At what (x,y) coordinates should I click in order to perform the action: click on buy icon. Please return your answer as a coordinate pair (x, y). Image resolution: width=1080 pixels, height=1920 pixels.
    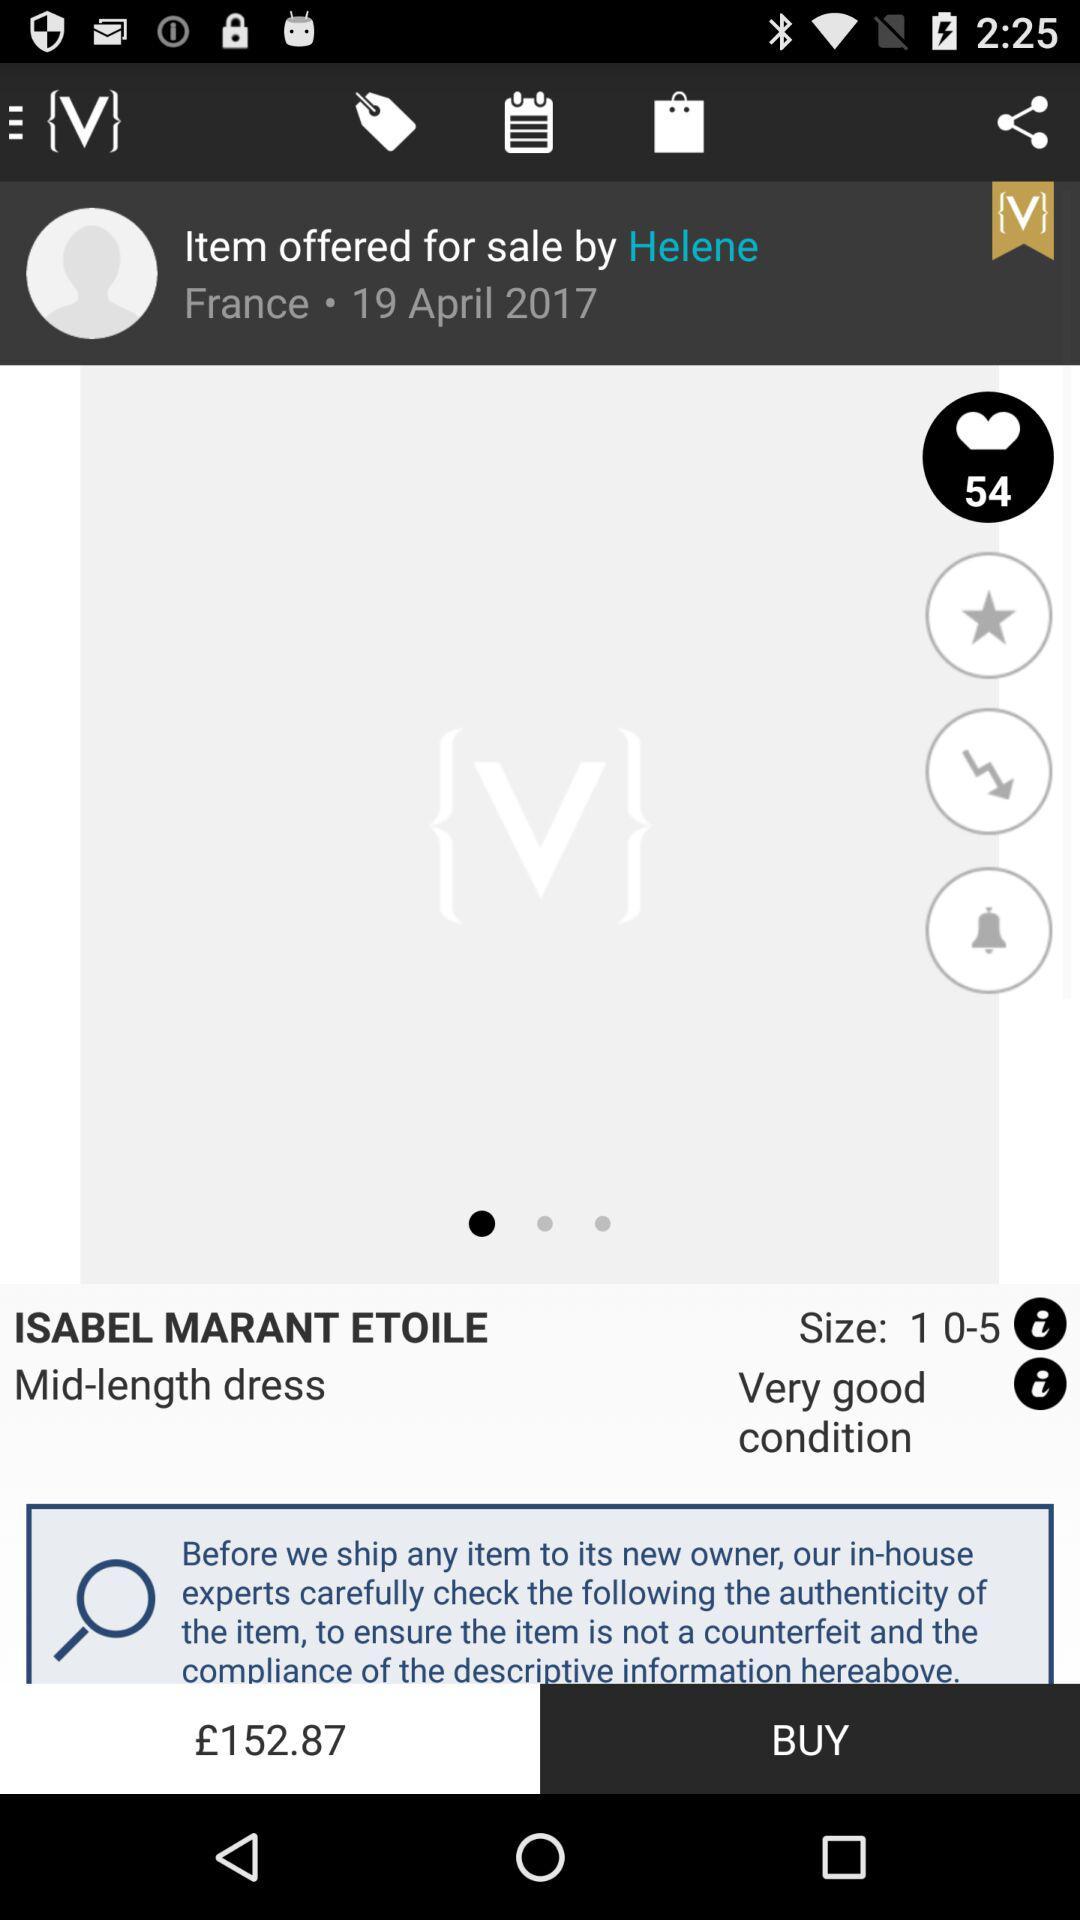
    Looking at the image, I should click on (810, 1737).